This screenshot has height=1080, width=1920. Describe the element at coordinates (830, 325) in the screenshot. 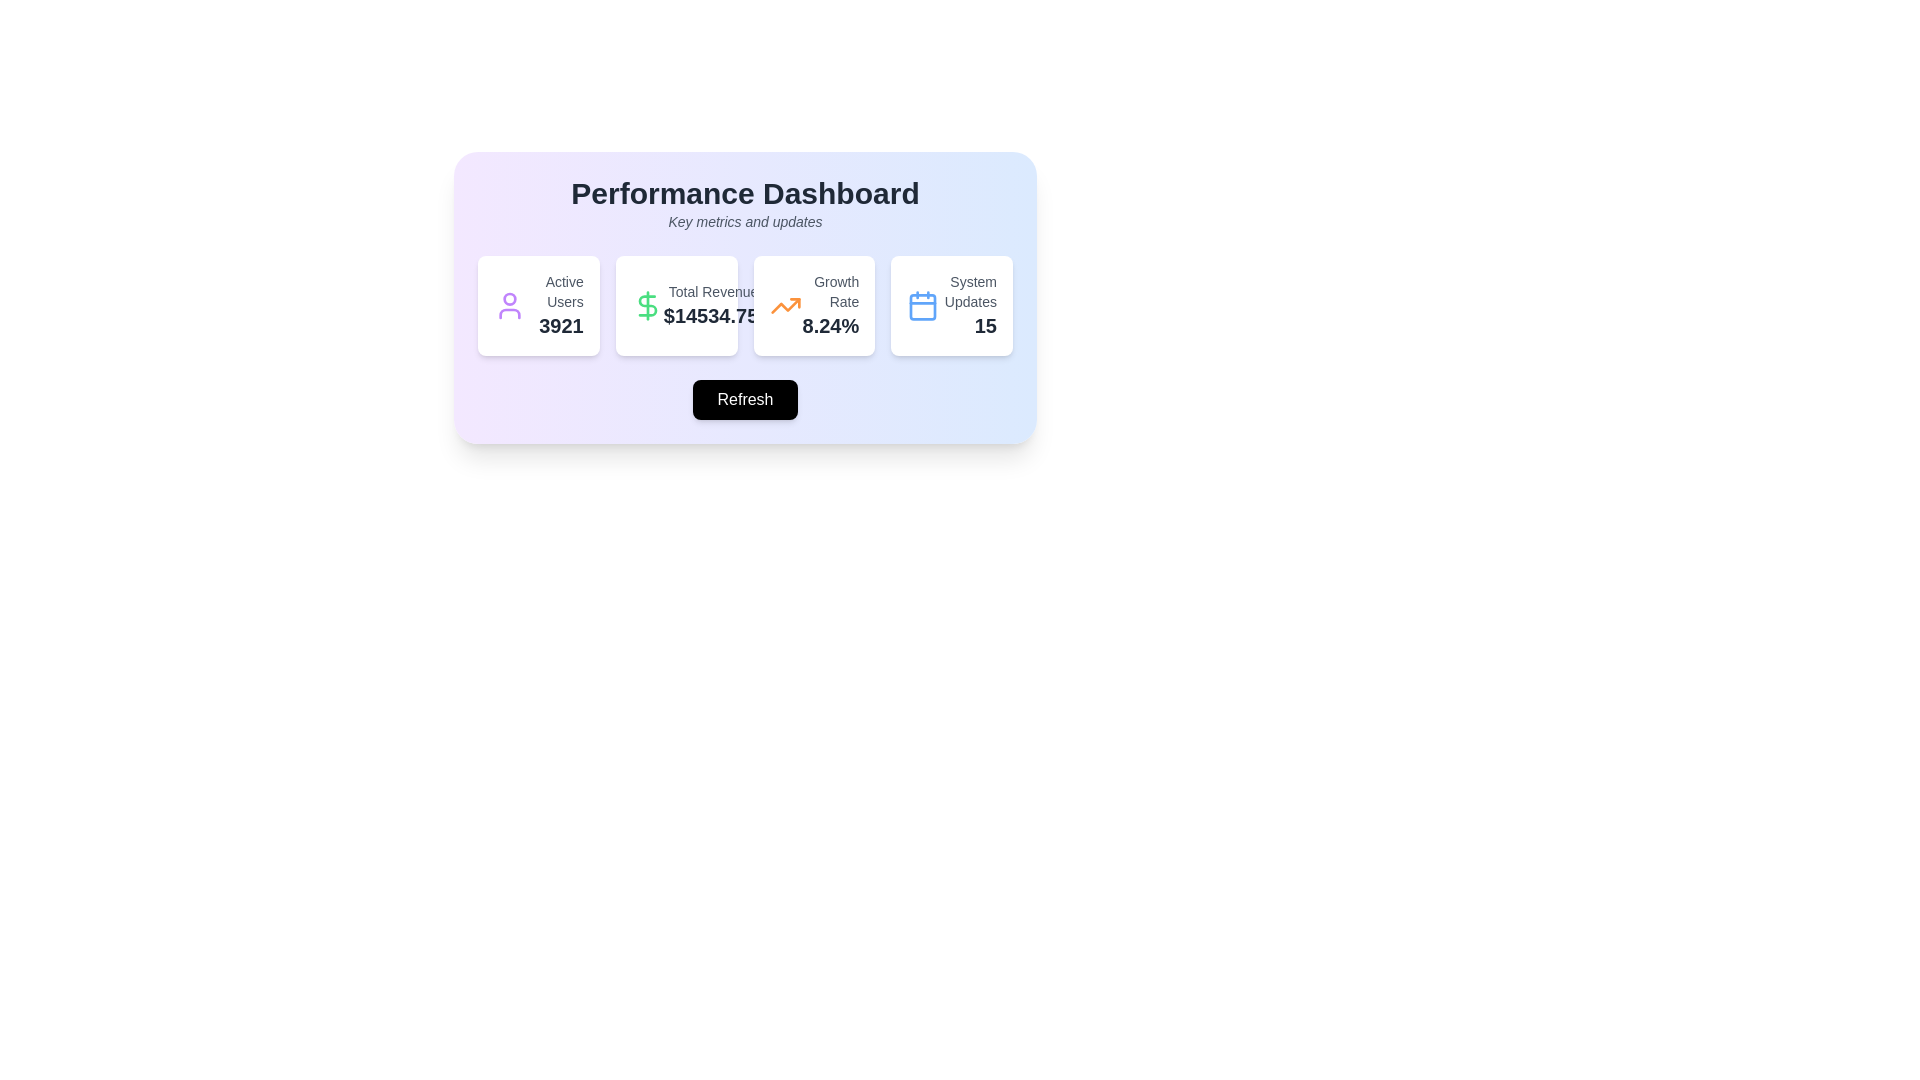

I see `the Text Display element that shows '8.24%' in bold dark gray font, located below the 'Growth Rate' title` at that location.